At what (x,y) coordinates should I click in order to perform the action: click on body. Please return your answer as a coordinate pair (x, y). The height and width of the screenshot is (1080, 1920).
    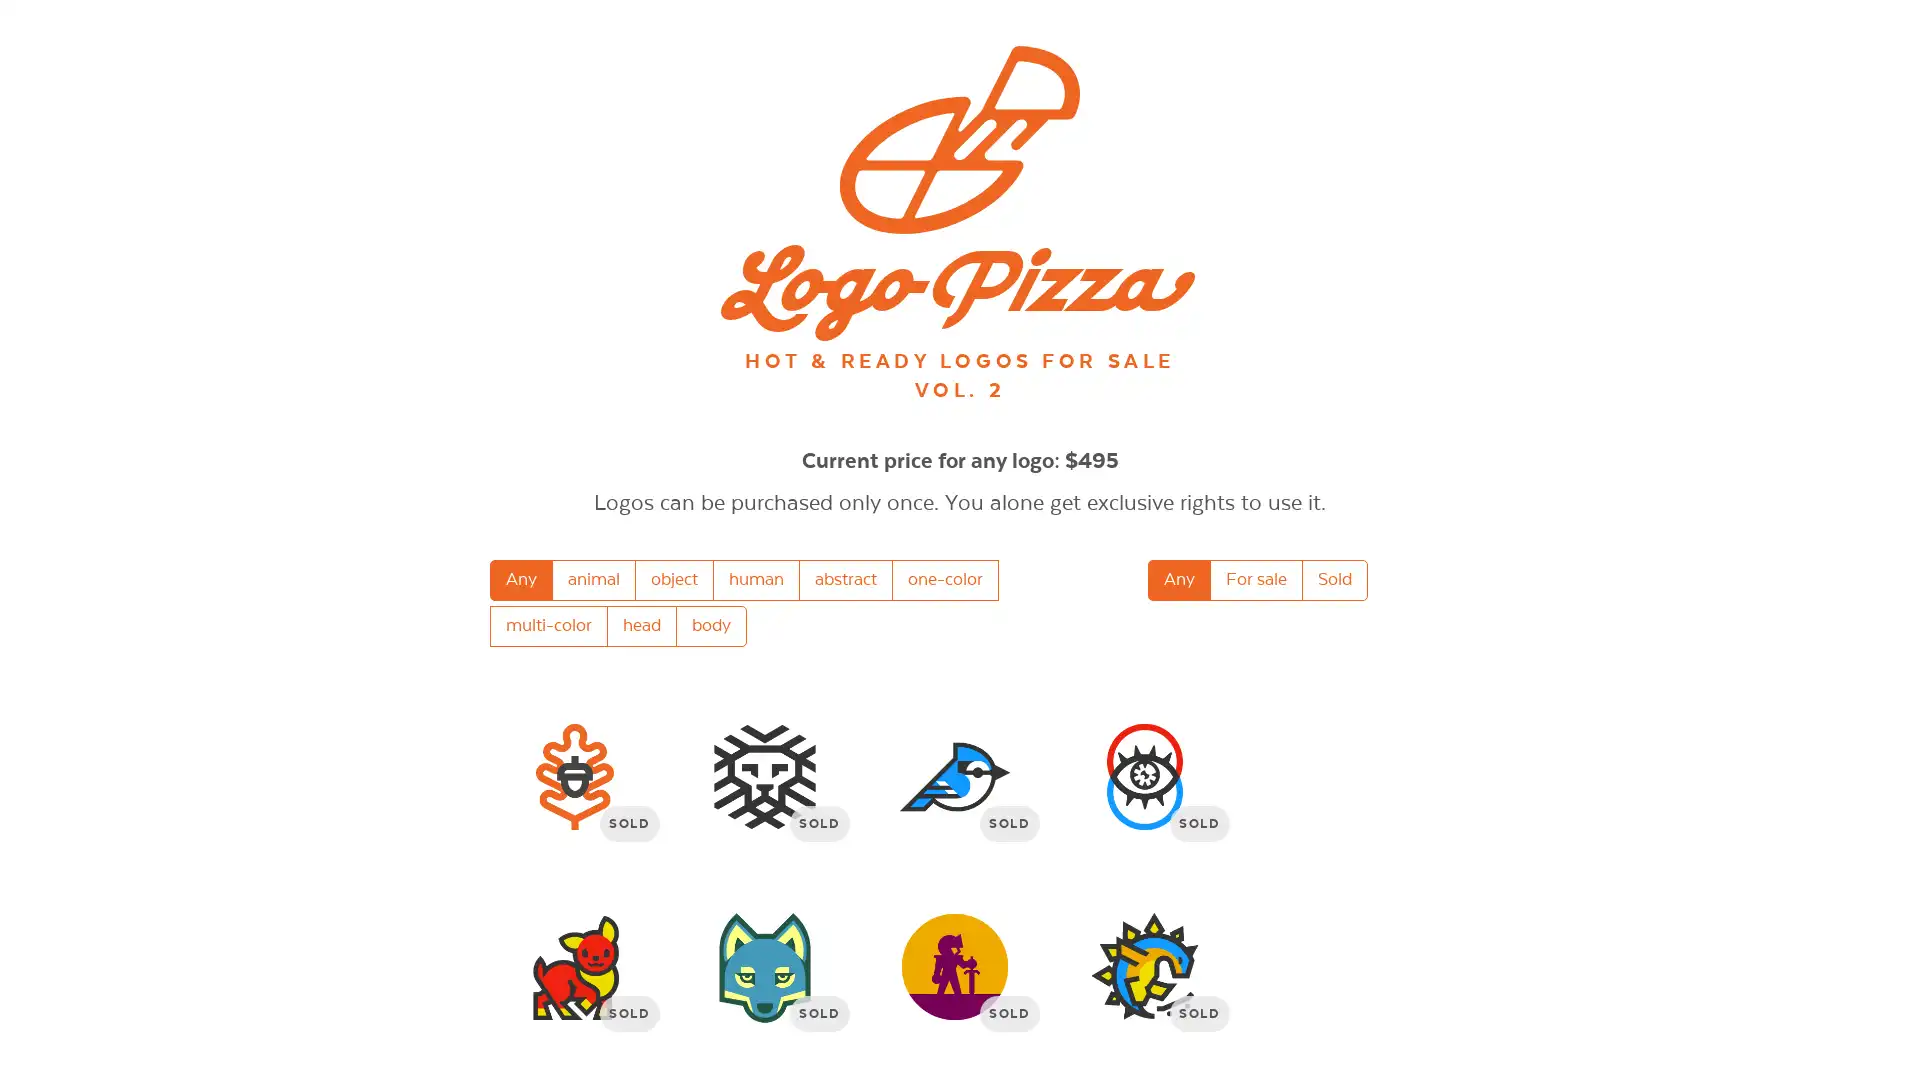
    Looking at the image, I should click on (711, 625).